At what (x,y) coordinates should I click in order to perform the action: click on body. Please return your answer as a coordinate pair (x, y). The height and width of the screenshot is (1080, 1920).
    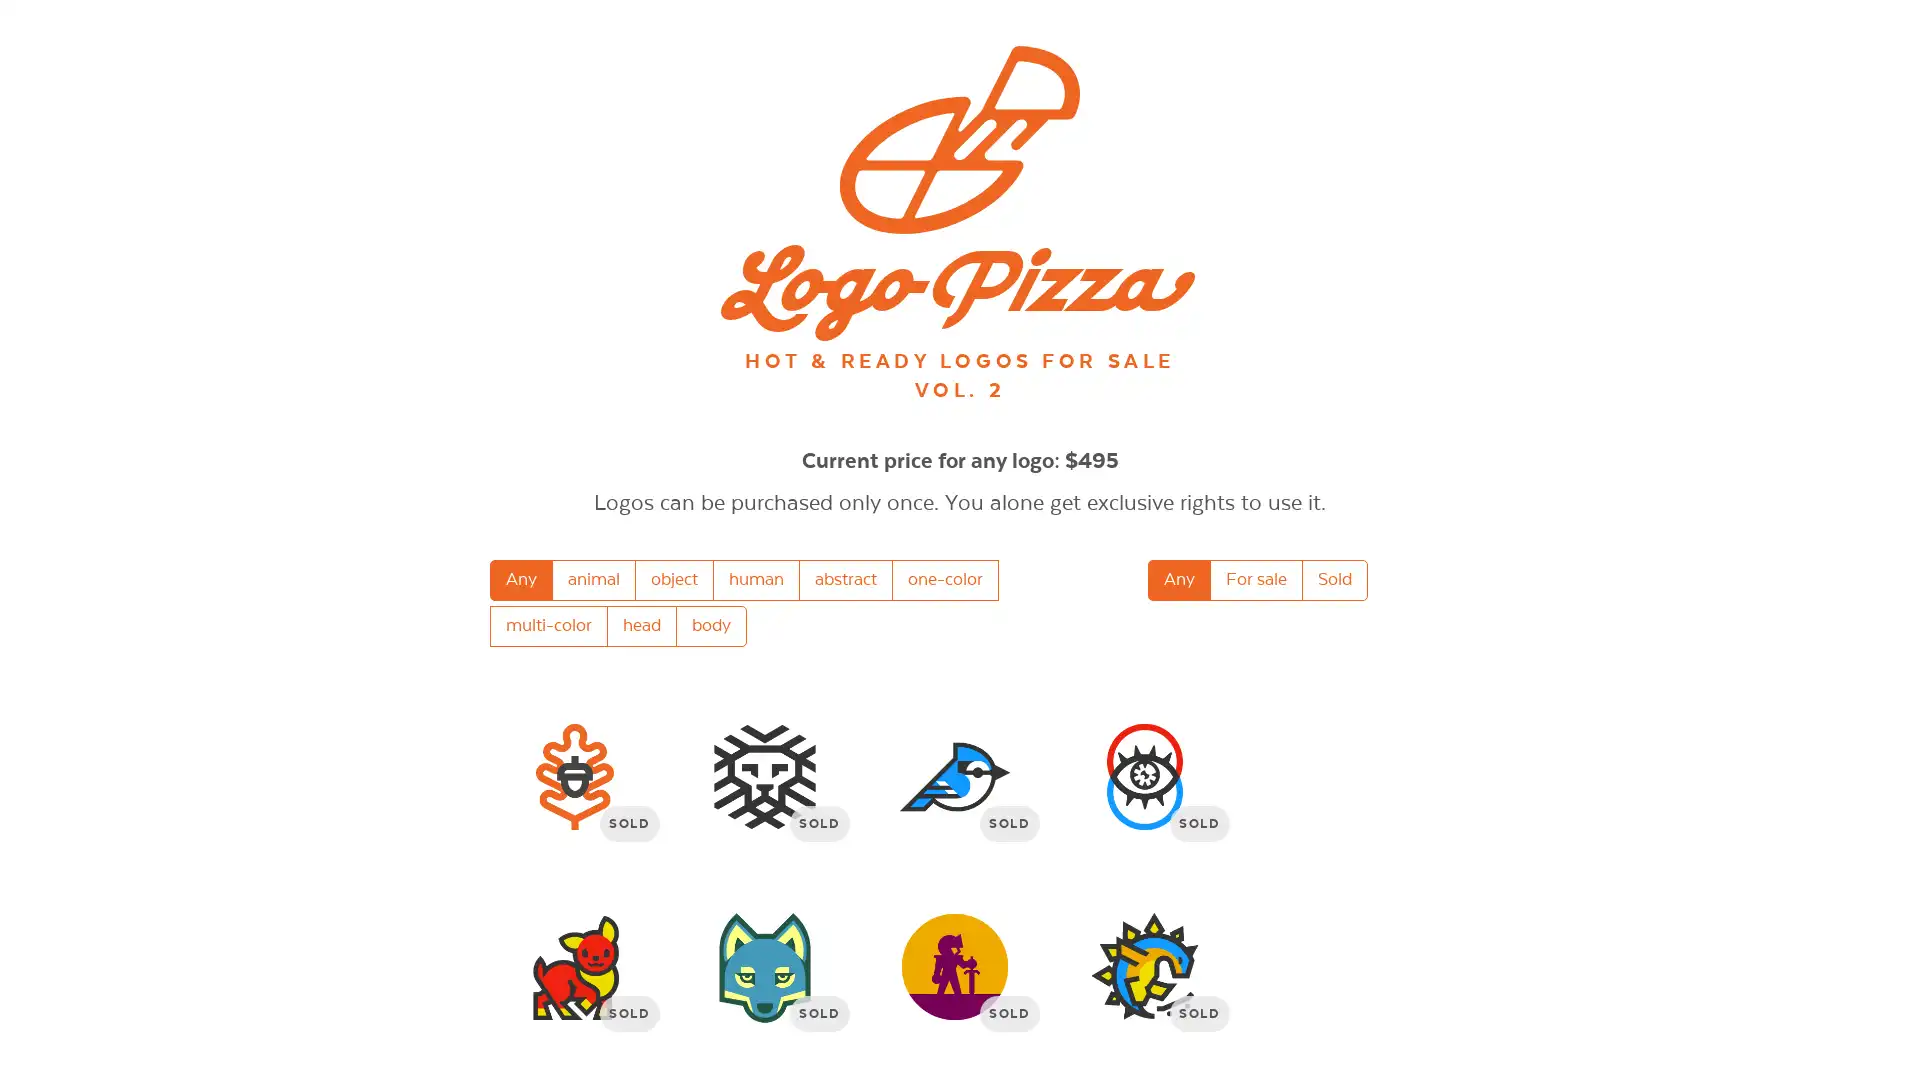
    Looking at the image, I should click on (711, 625).